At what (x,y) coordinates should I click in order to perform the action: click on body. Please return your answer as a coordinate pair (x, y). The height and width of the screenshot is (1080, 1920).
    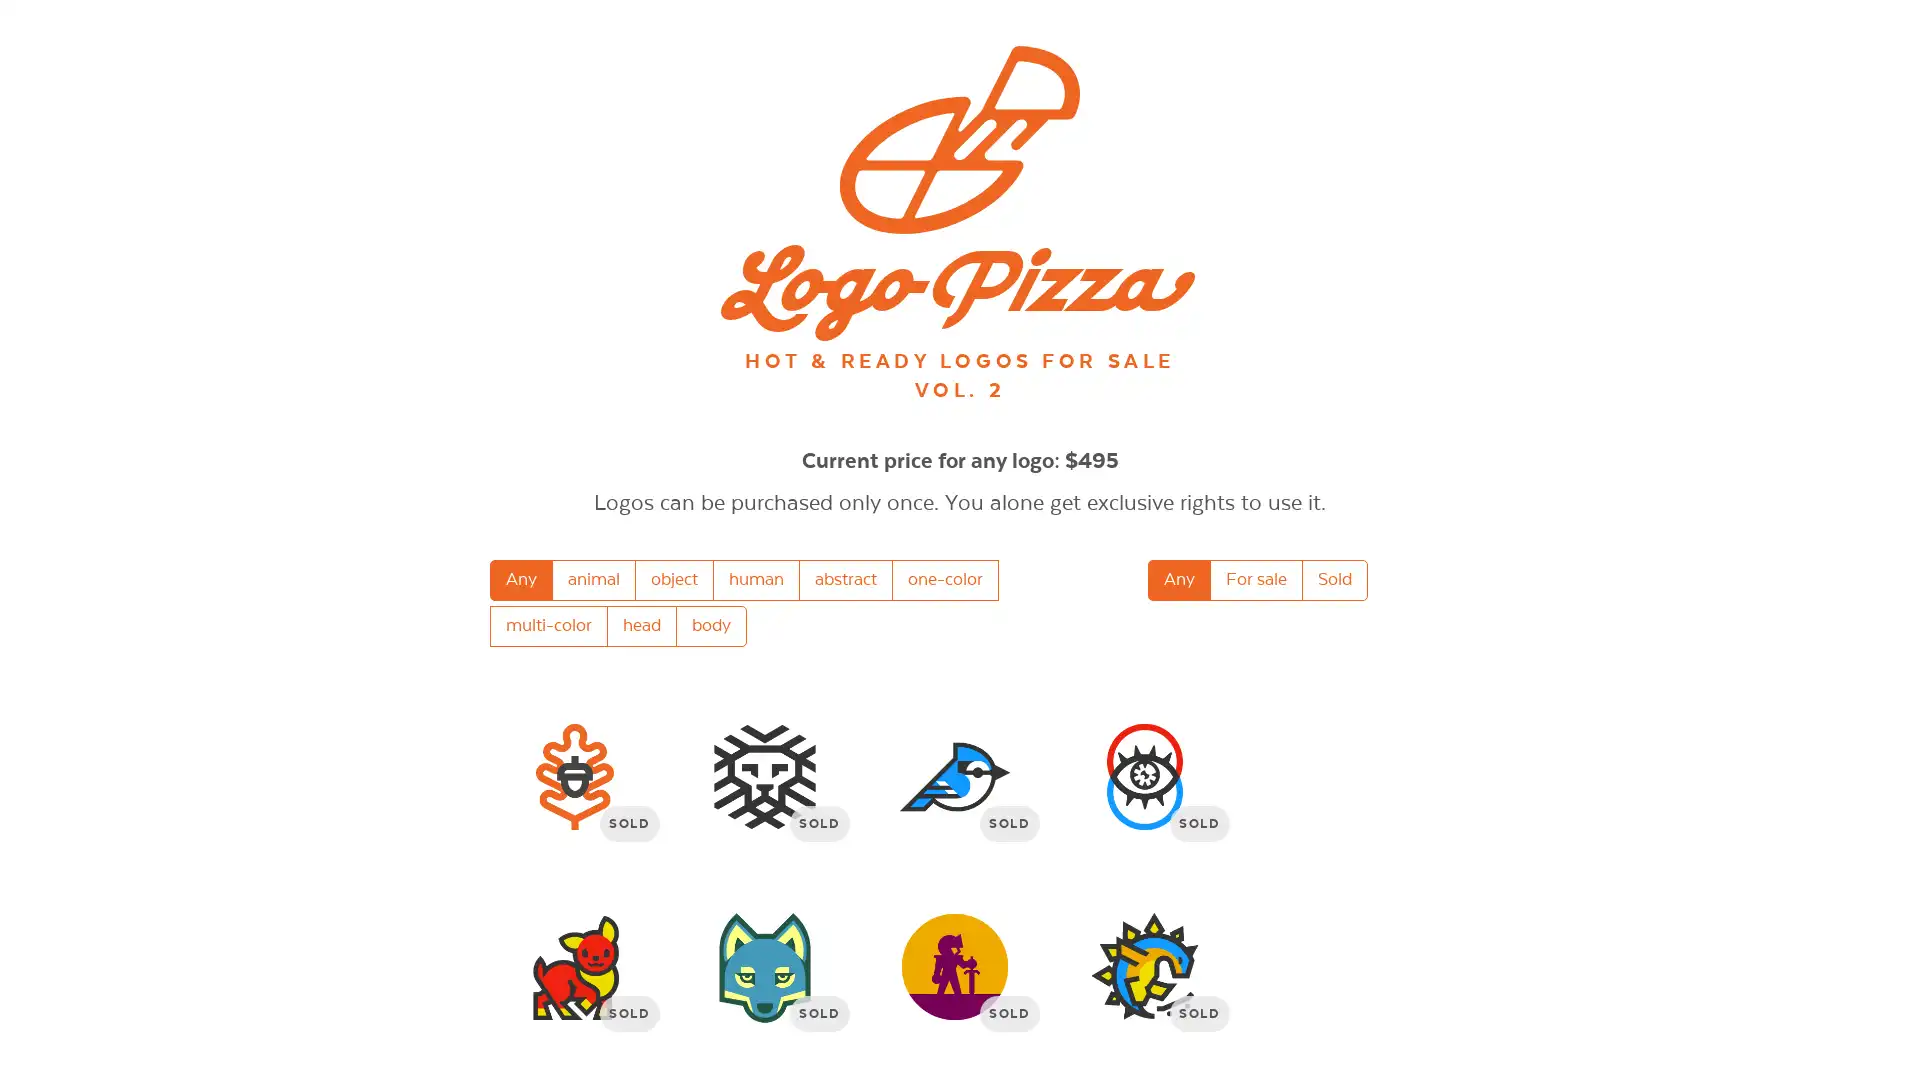
    Looking at the image, I should click on (711, 625).